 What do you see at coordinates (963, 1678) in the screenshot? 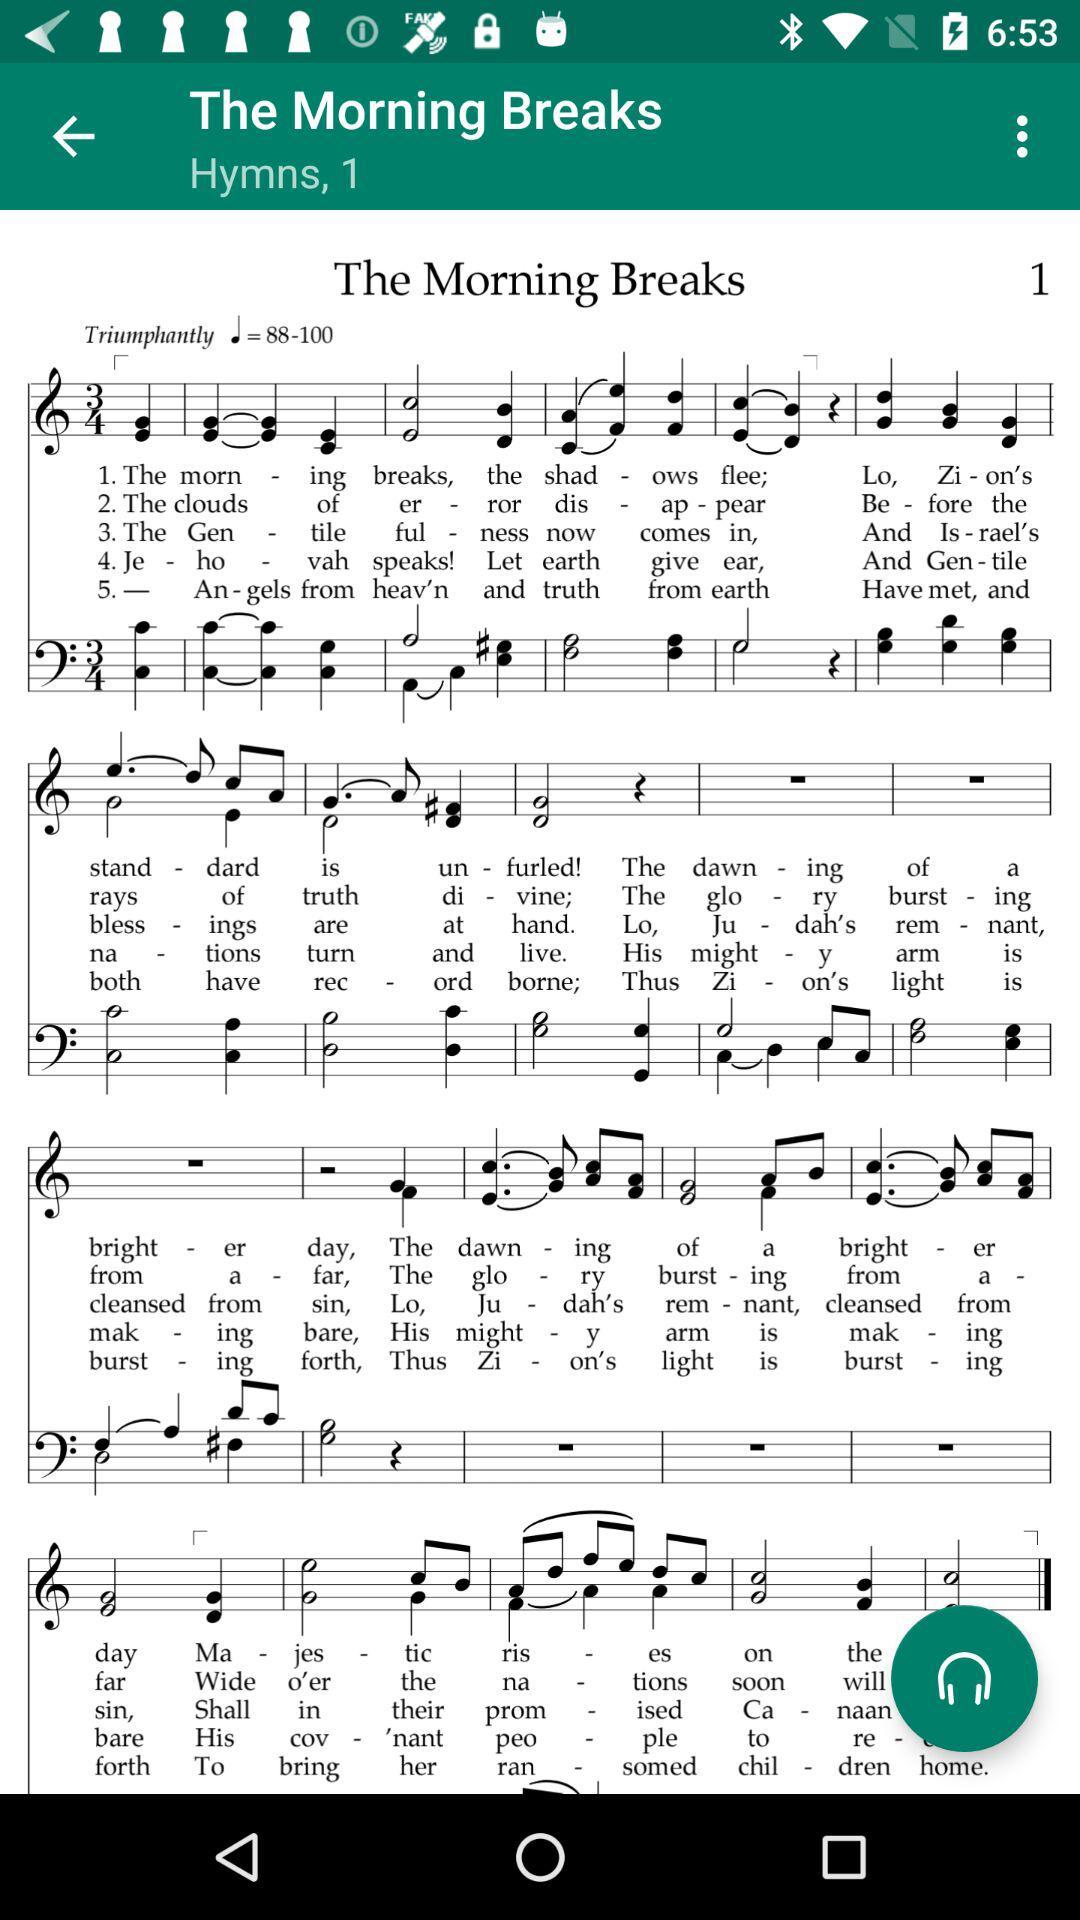
I see `headphone` at bounding box center [963, 1678].